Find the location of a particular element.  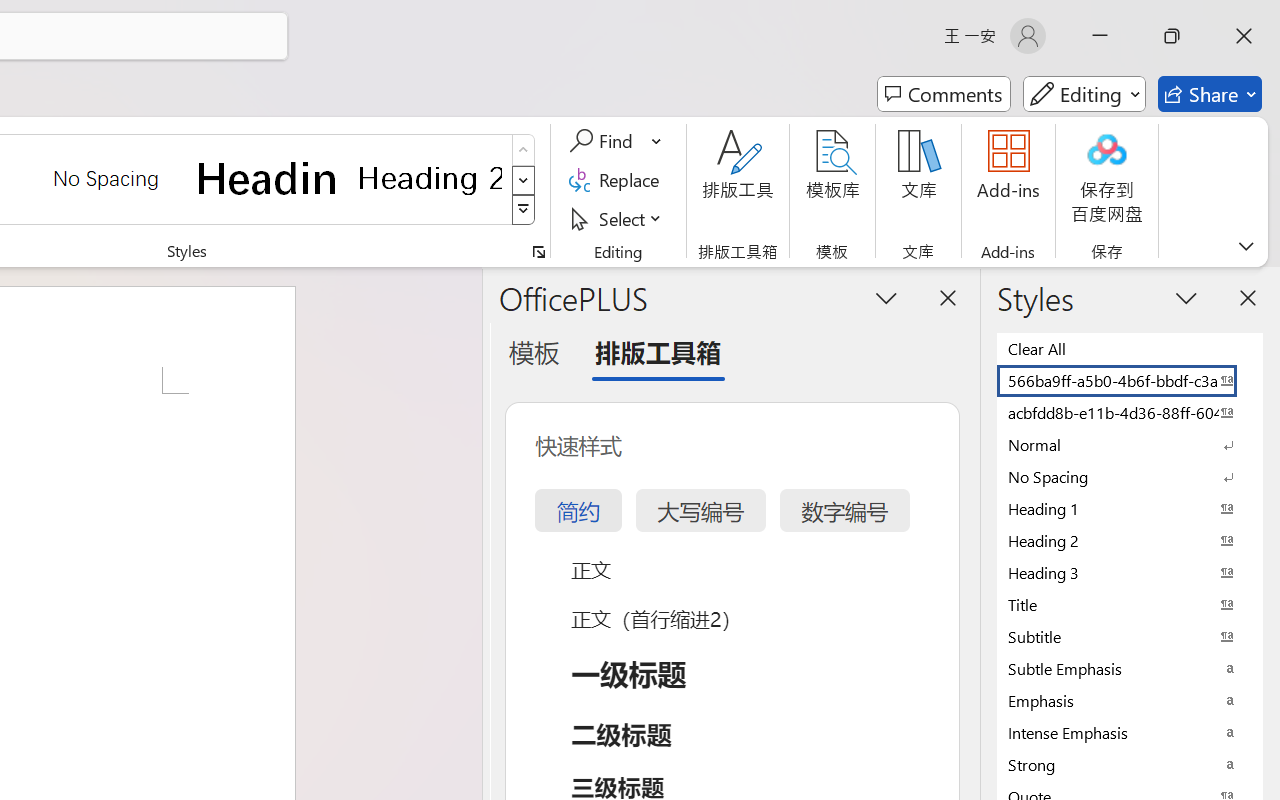

'Emphasis' is located at coordinates (1130, 700).